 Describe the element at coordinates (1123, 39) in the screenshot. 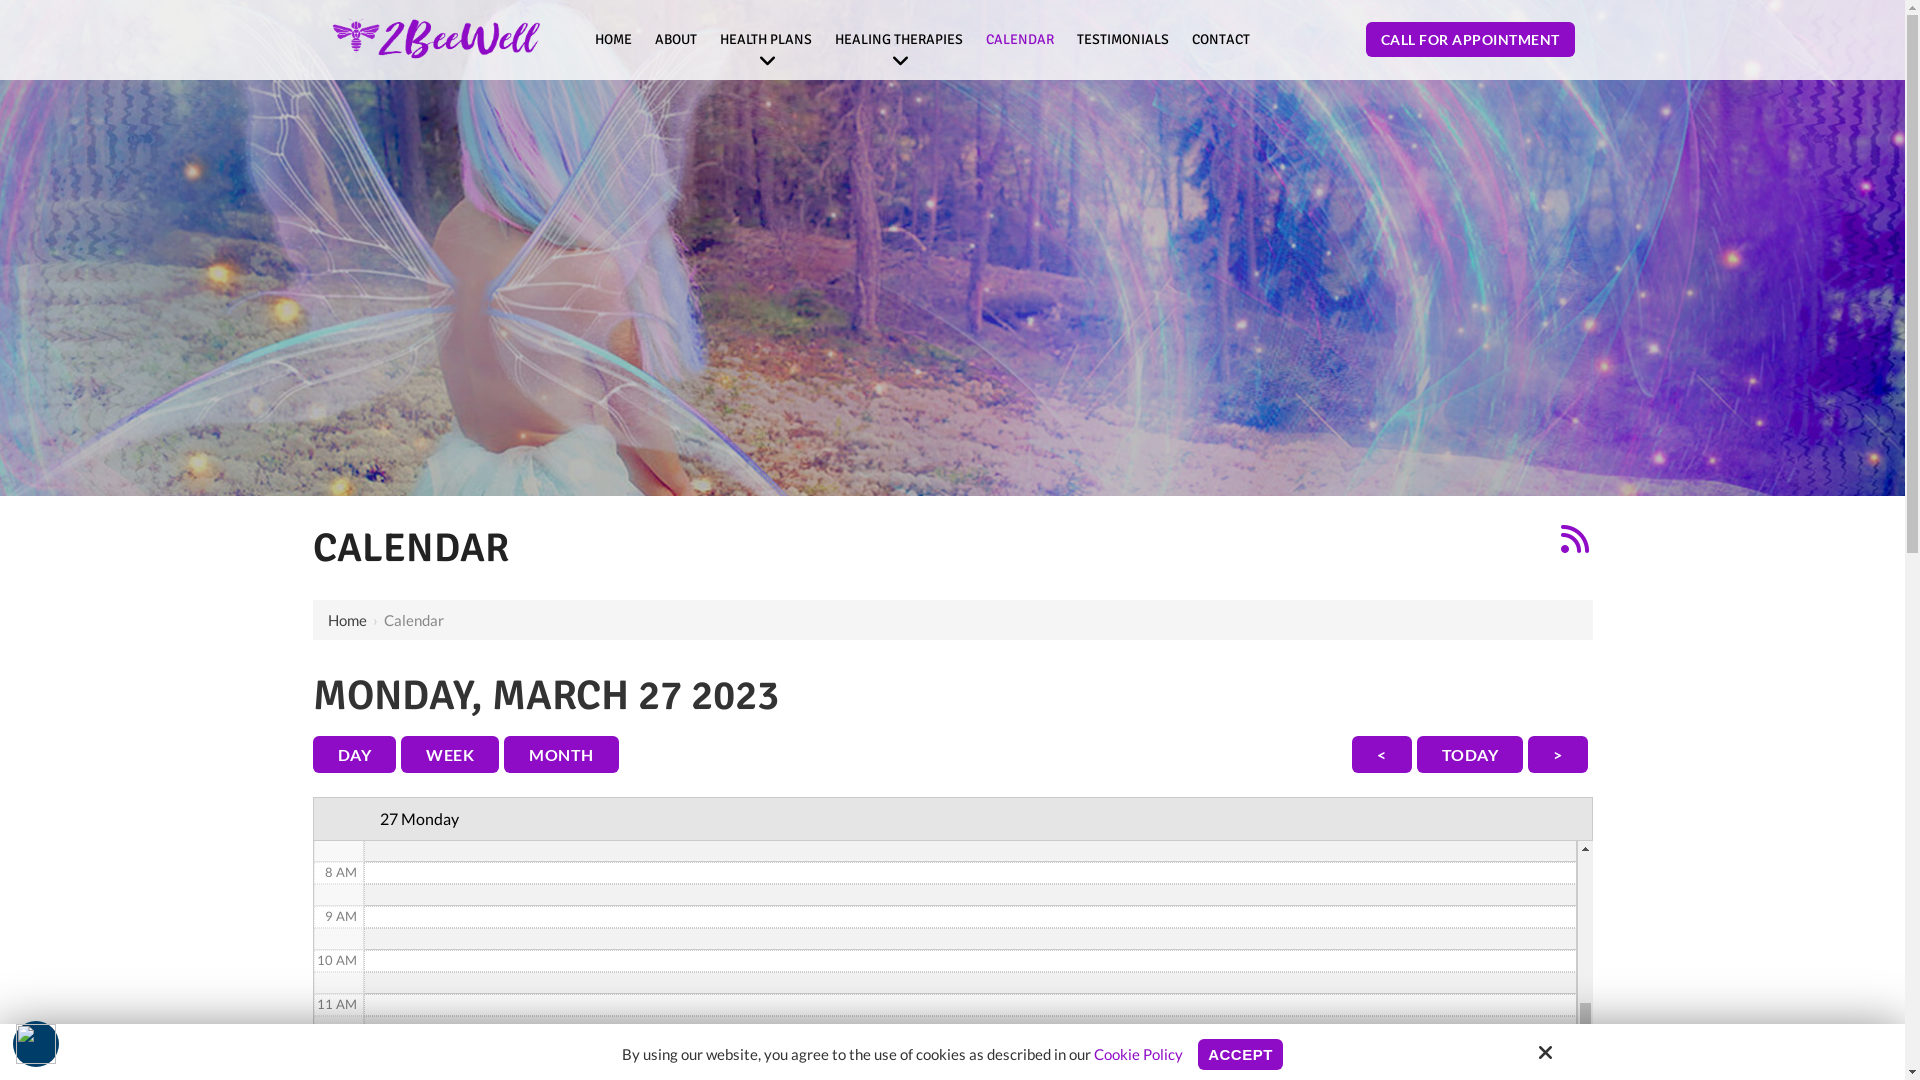

I see `'TESTIMONIALS'` at that location.